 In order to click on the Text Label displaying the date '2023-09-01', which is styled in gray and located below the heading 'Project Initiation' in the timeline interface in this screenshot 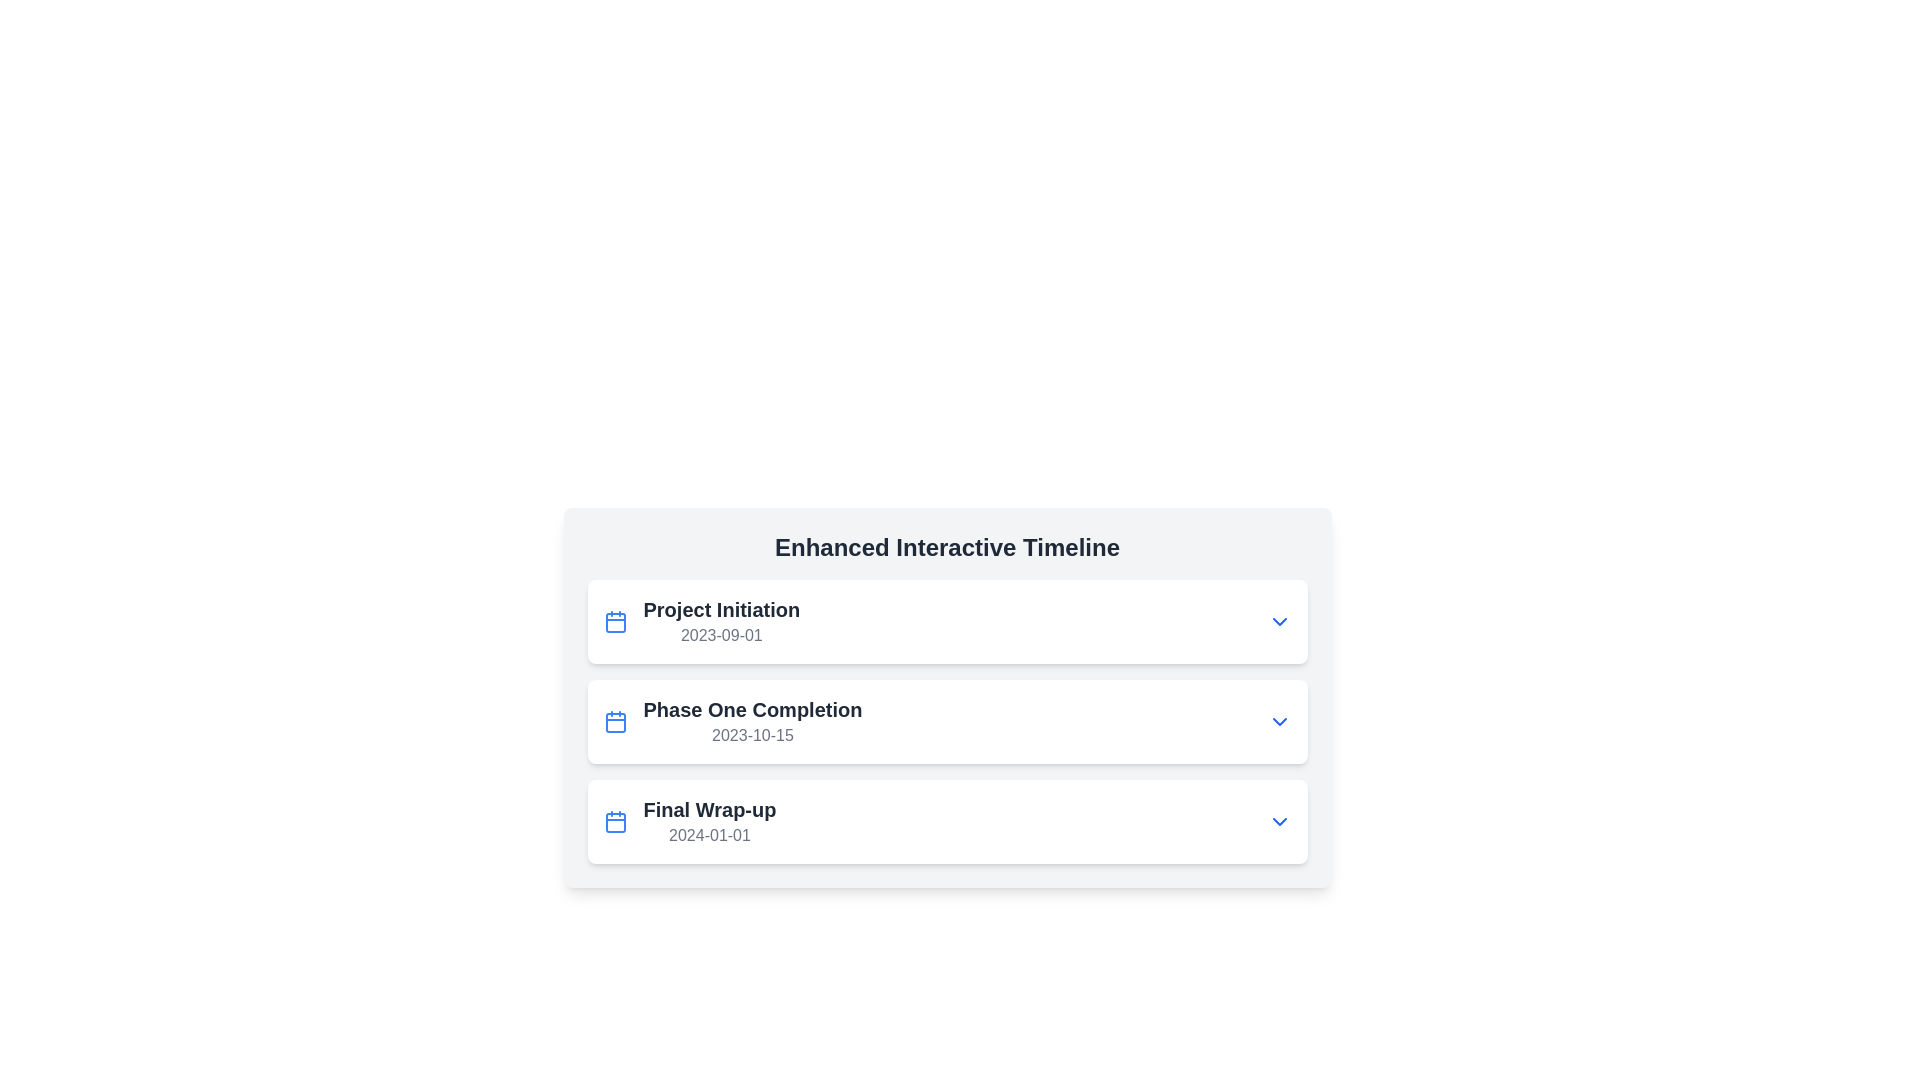, I will do `click(720, 636)`.